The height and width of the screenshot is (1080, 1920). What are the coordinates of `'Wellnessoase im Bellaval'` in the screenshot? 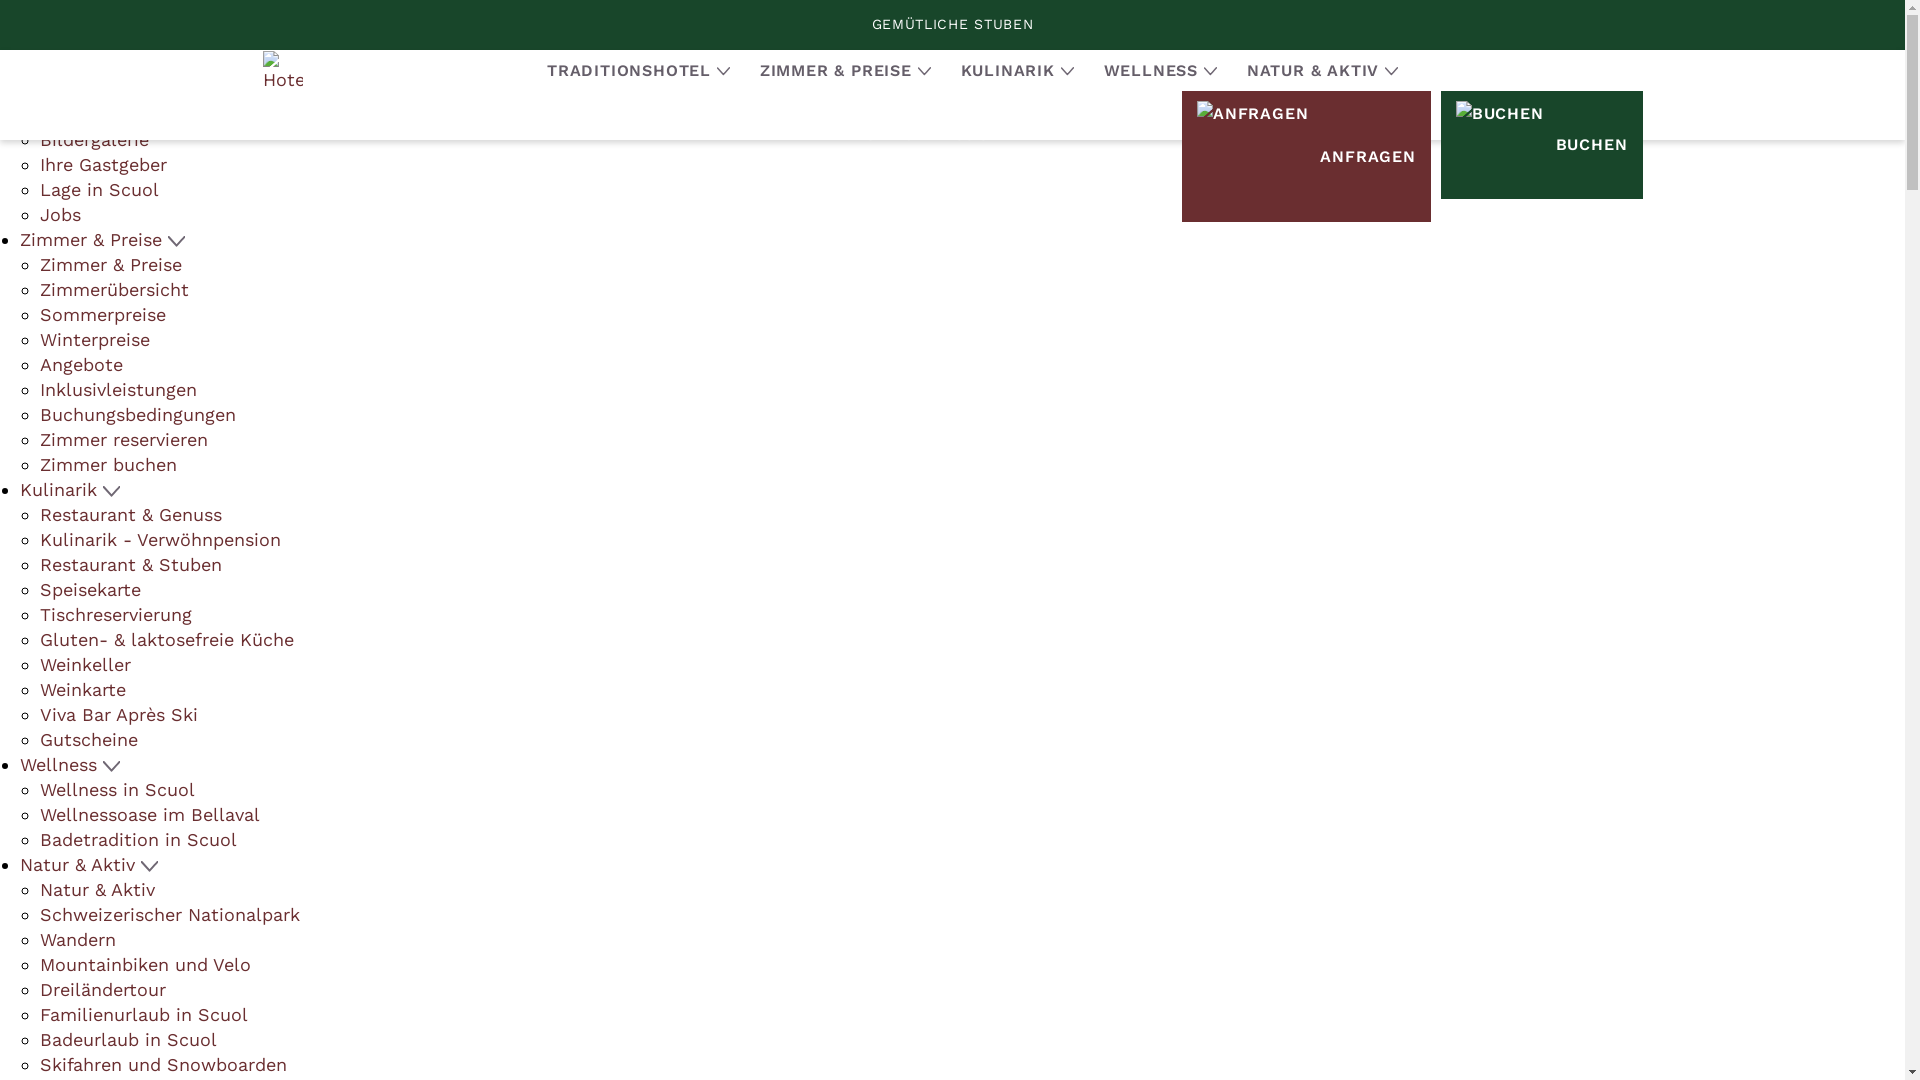 It's located at (39, 814).